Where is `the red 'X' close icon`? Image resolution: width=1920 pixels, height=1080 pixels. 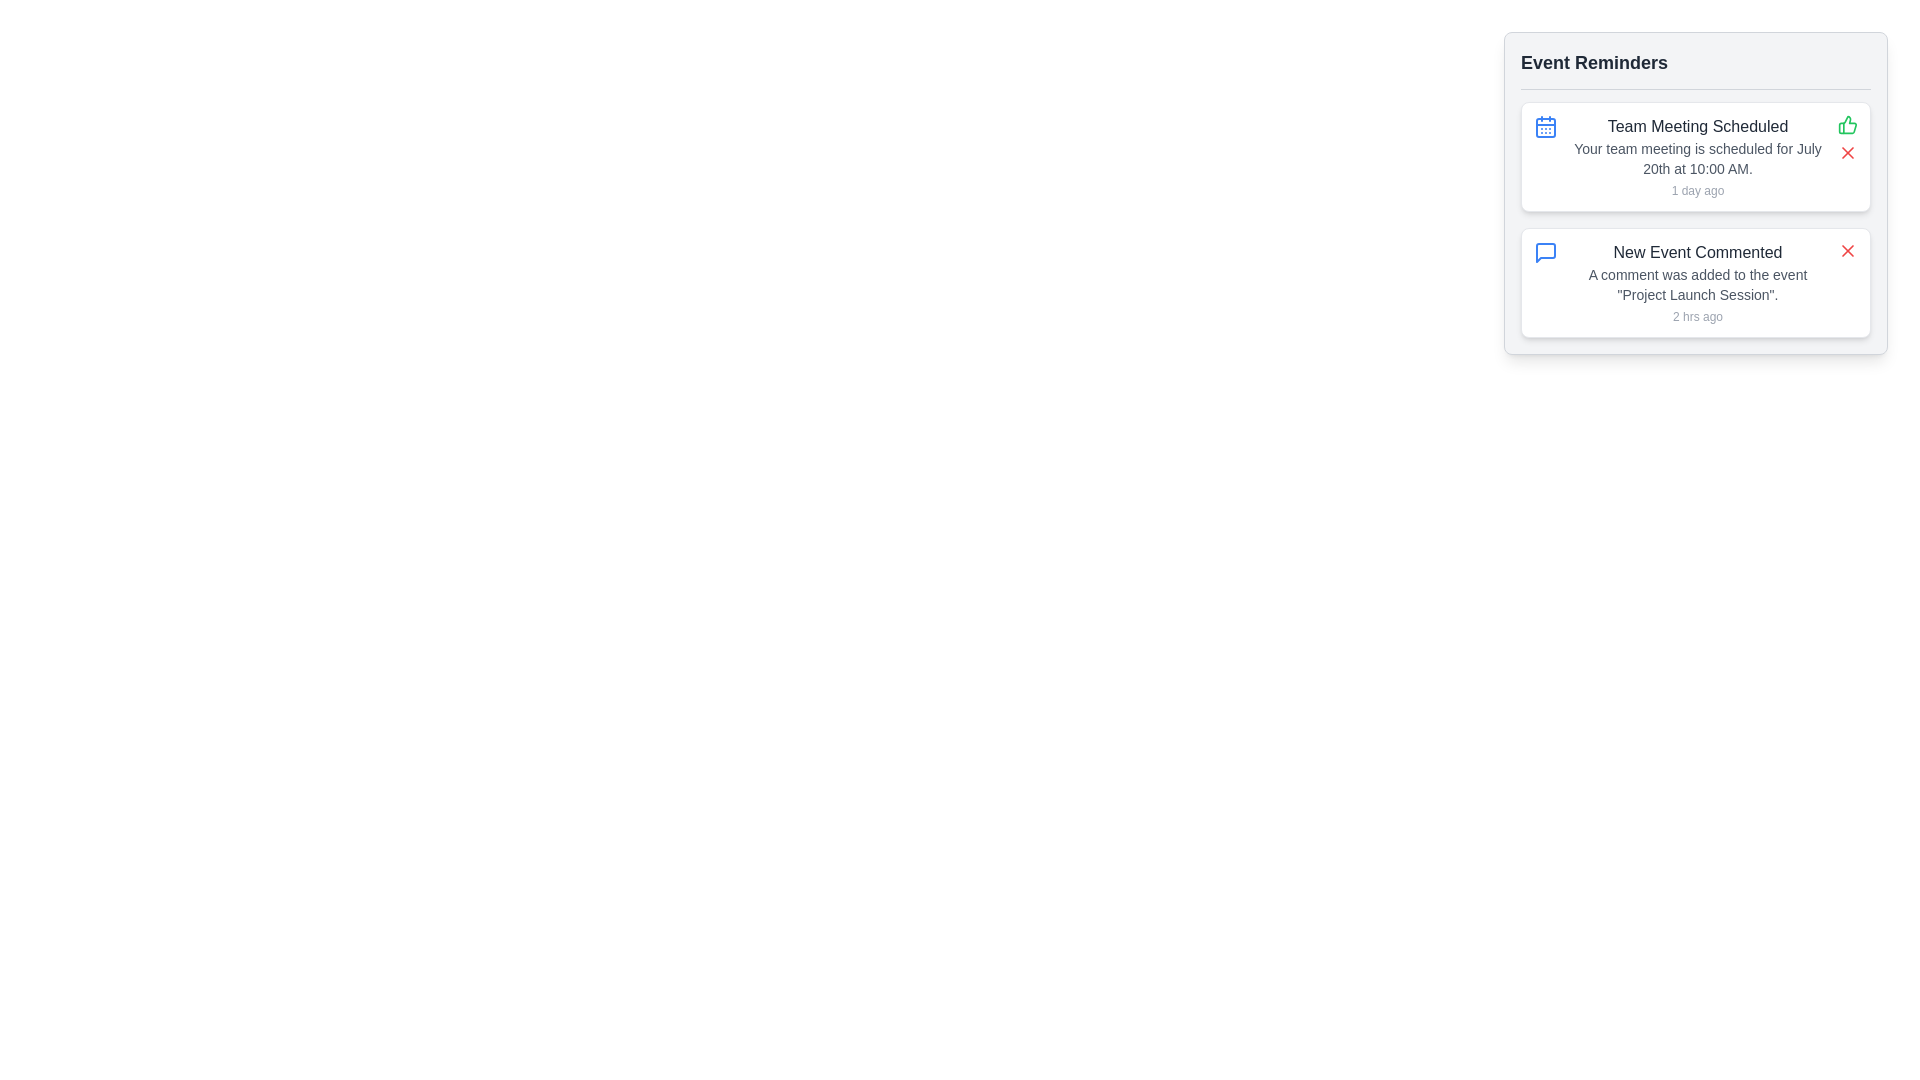
the red 'X' close icon is located at coordinates (1847, 152).